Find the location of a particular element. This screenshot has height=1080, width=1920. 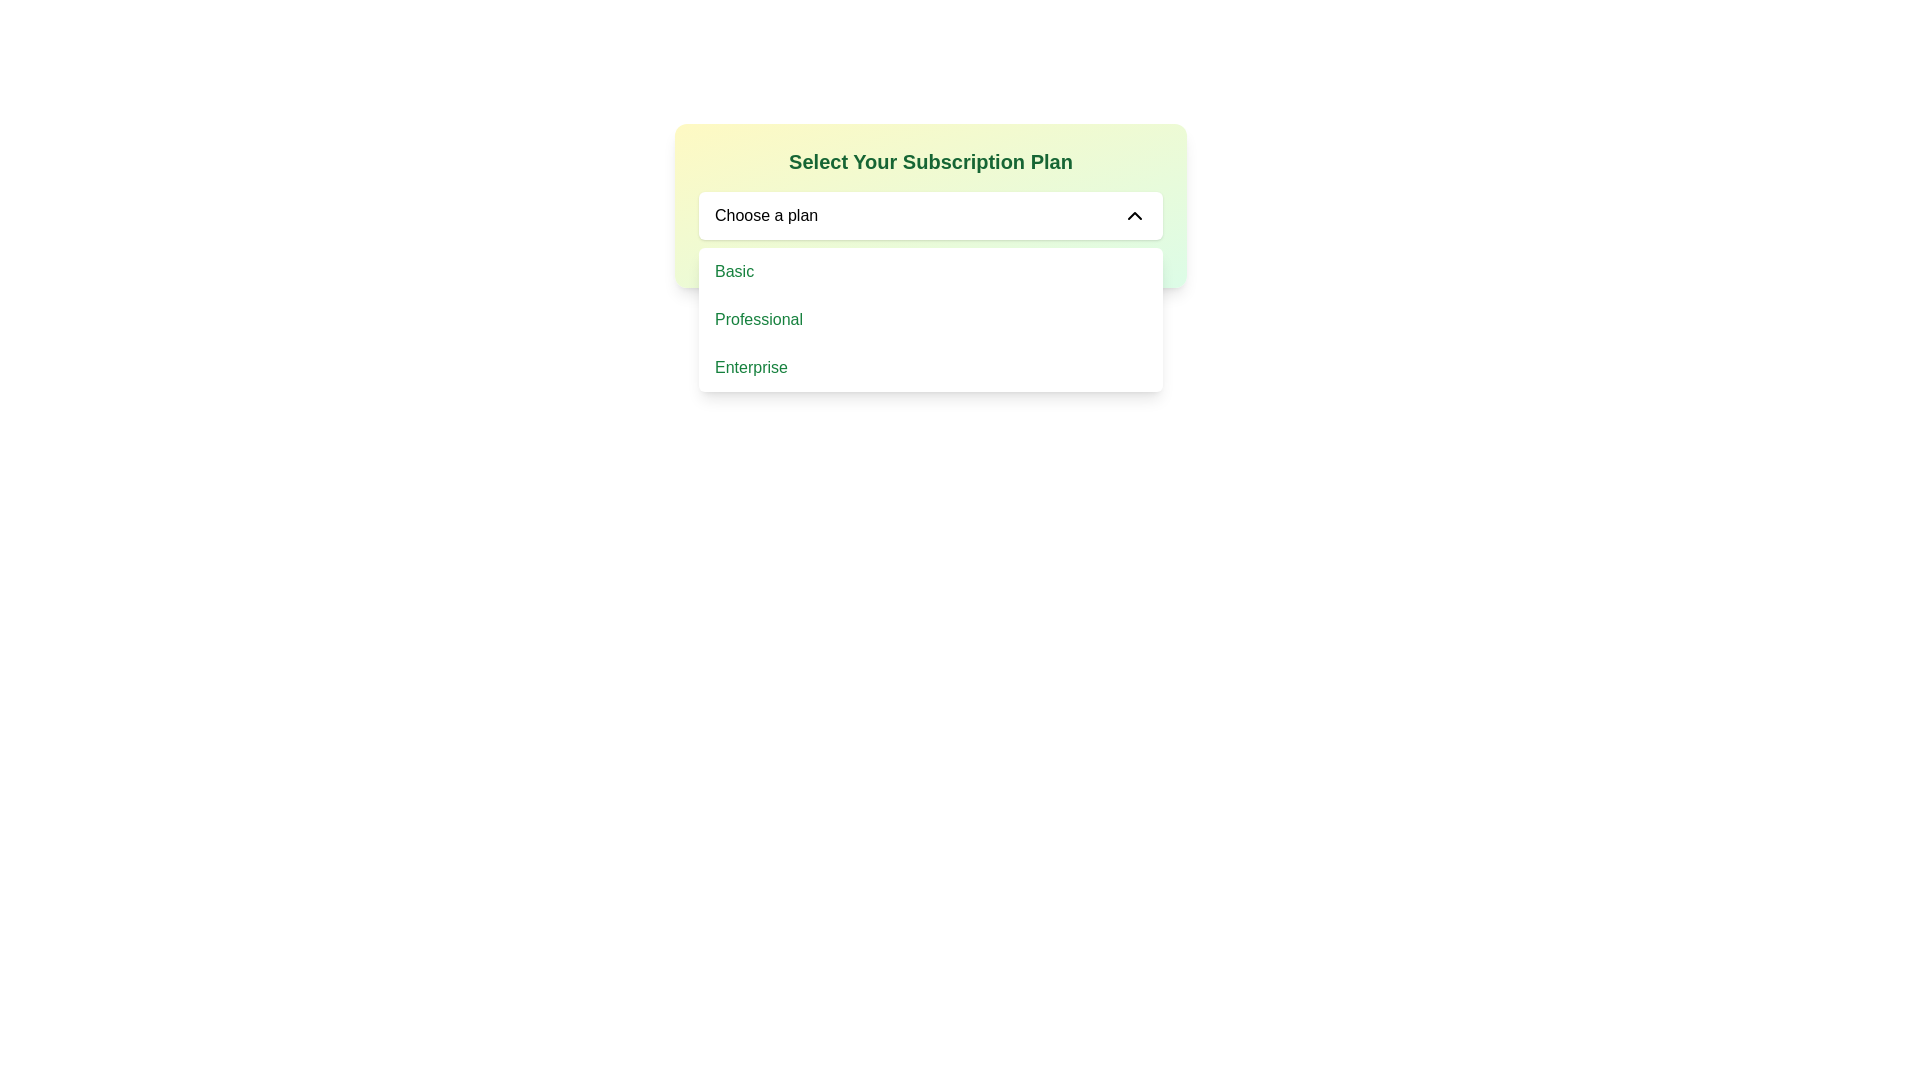

the 'Professional' subscription plan option in the dropdown menu, which is the second option listed below 'Select Your Subscription Plan' is located at coordinates (930, 319).